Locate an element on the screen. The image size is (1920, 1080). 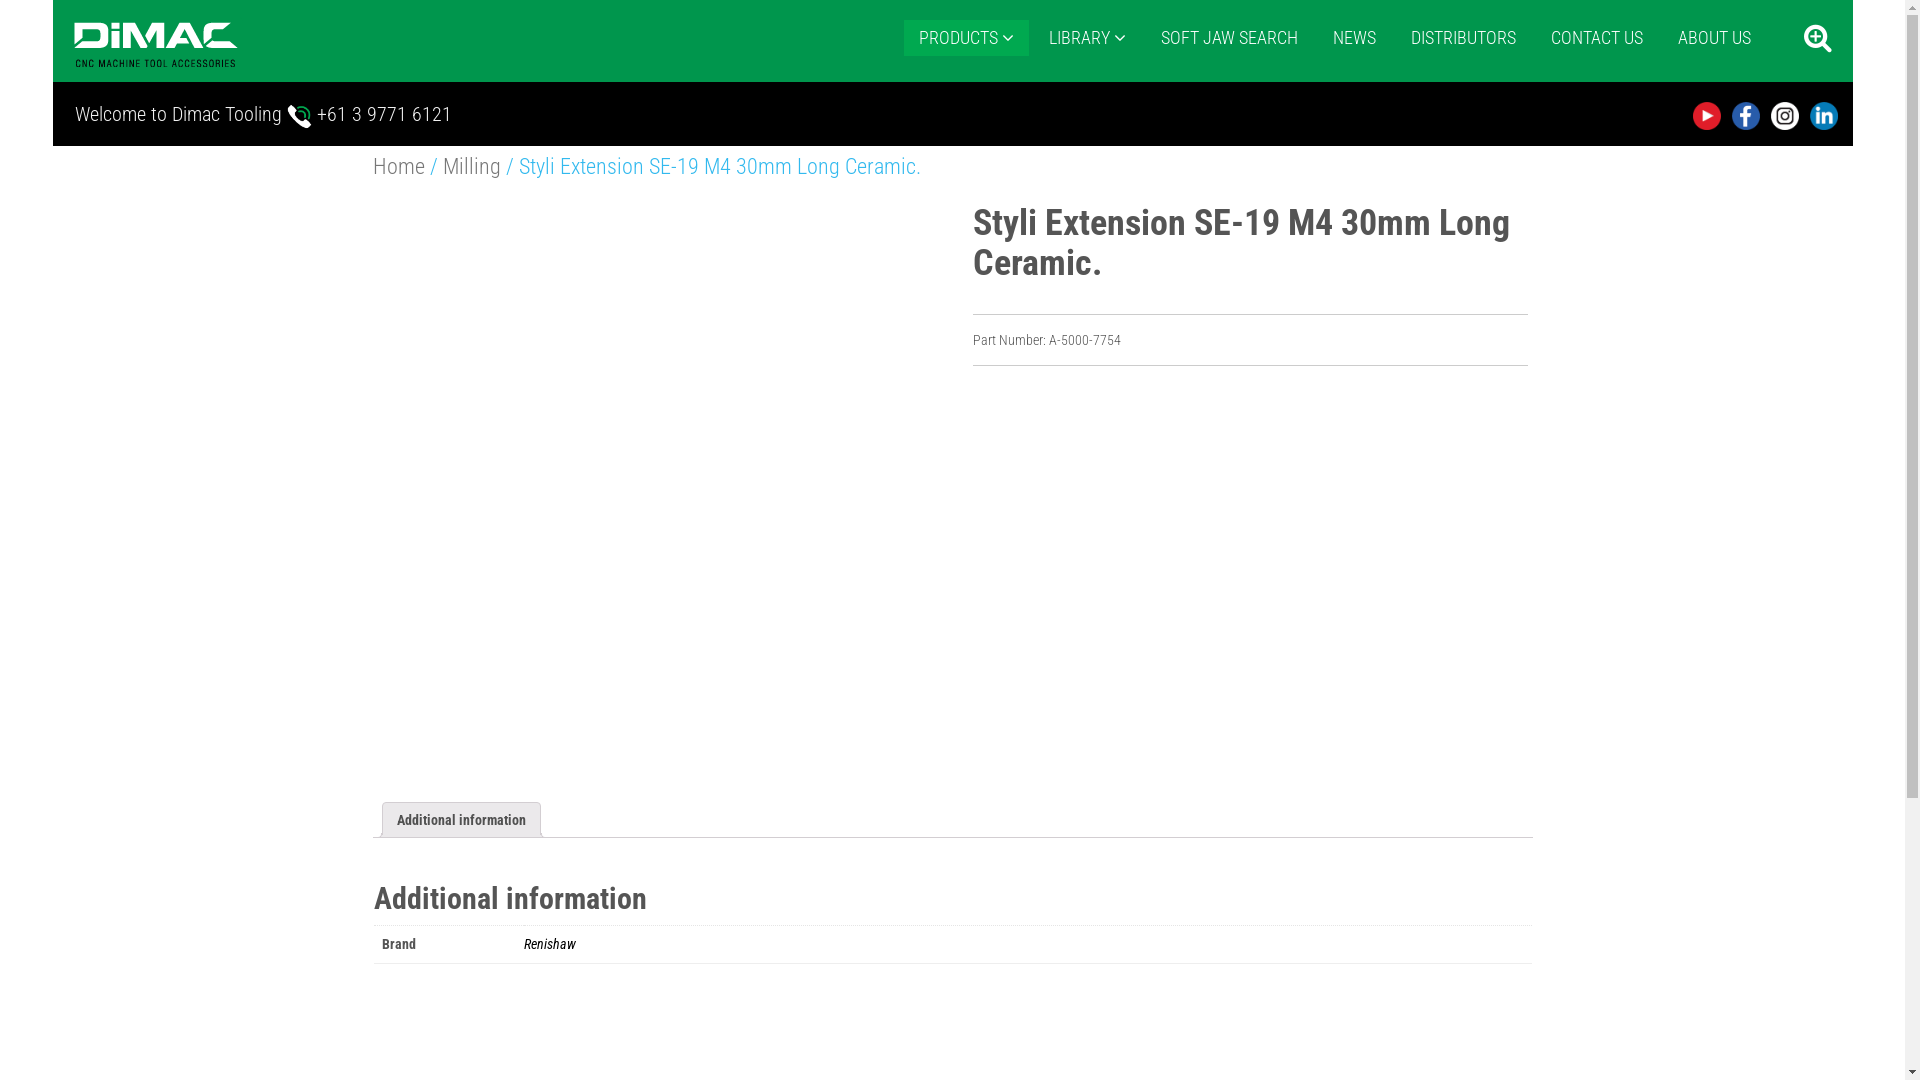
'+61 3 9771 6121' is located at coordinates (382, 114).